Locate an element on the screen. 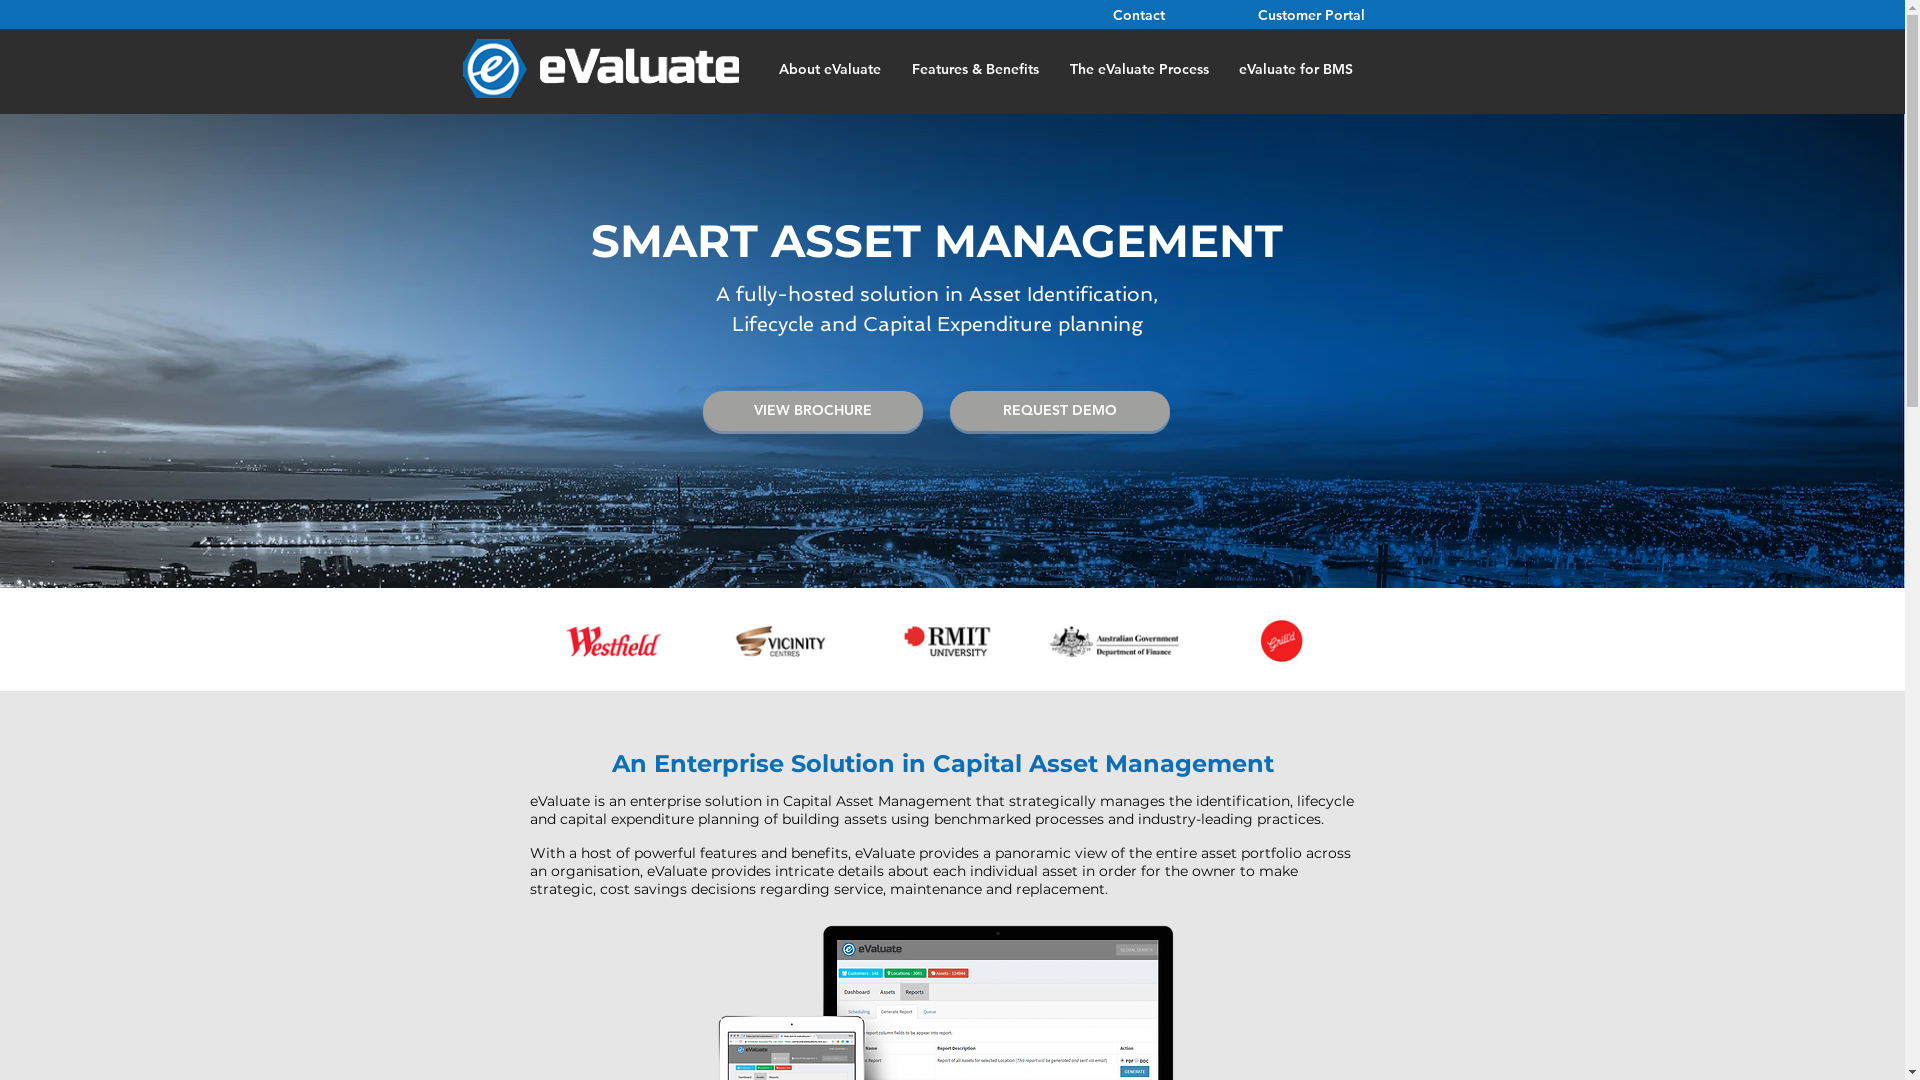 The width and height of the screenshot is (1920, 1080). 'eValuate for BMS' is located at coordinates (1296, 66).